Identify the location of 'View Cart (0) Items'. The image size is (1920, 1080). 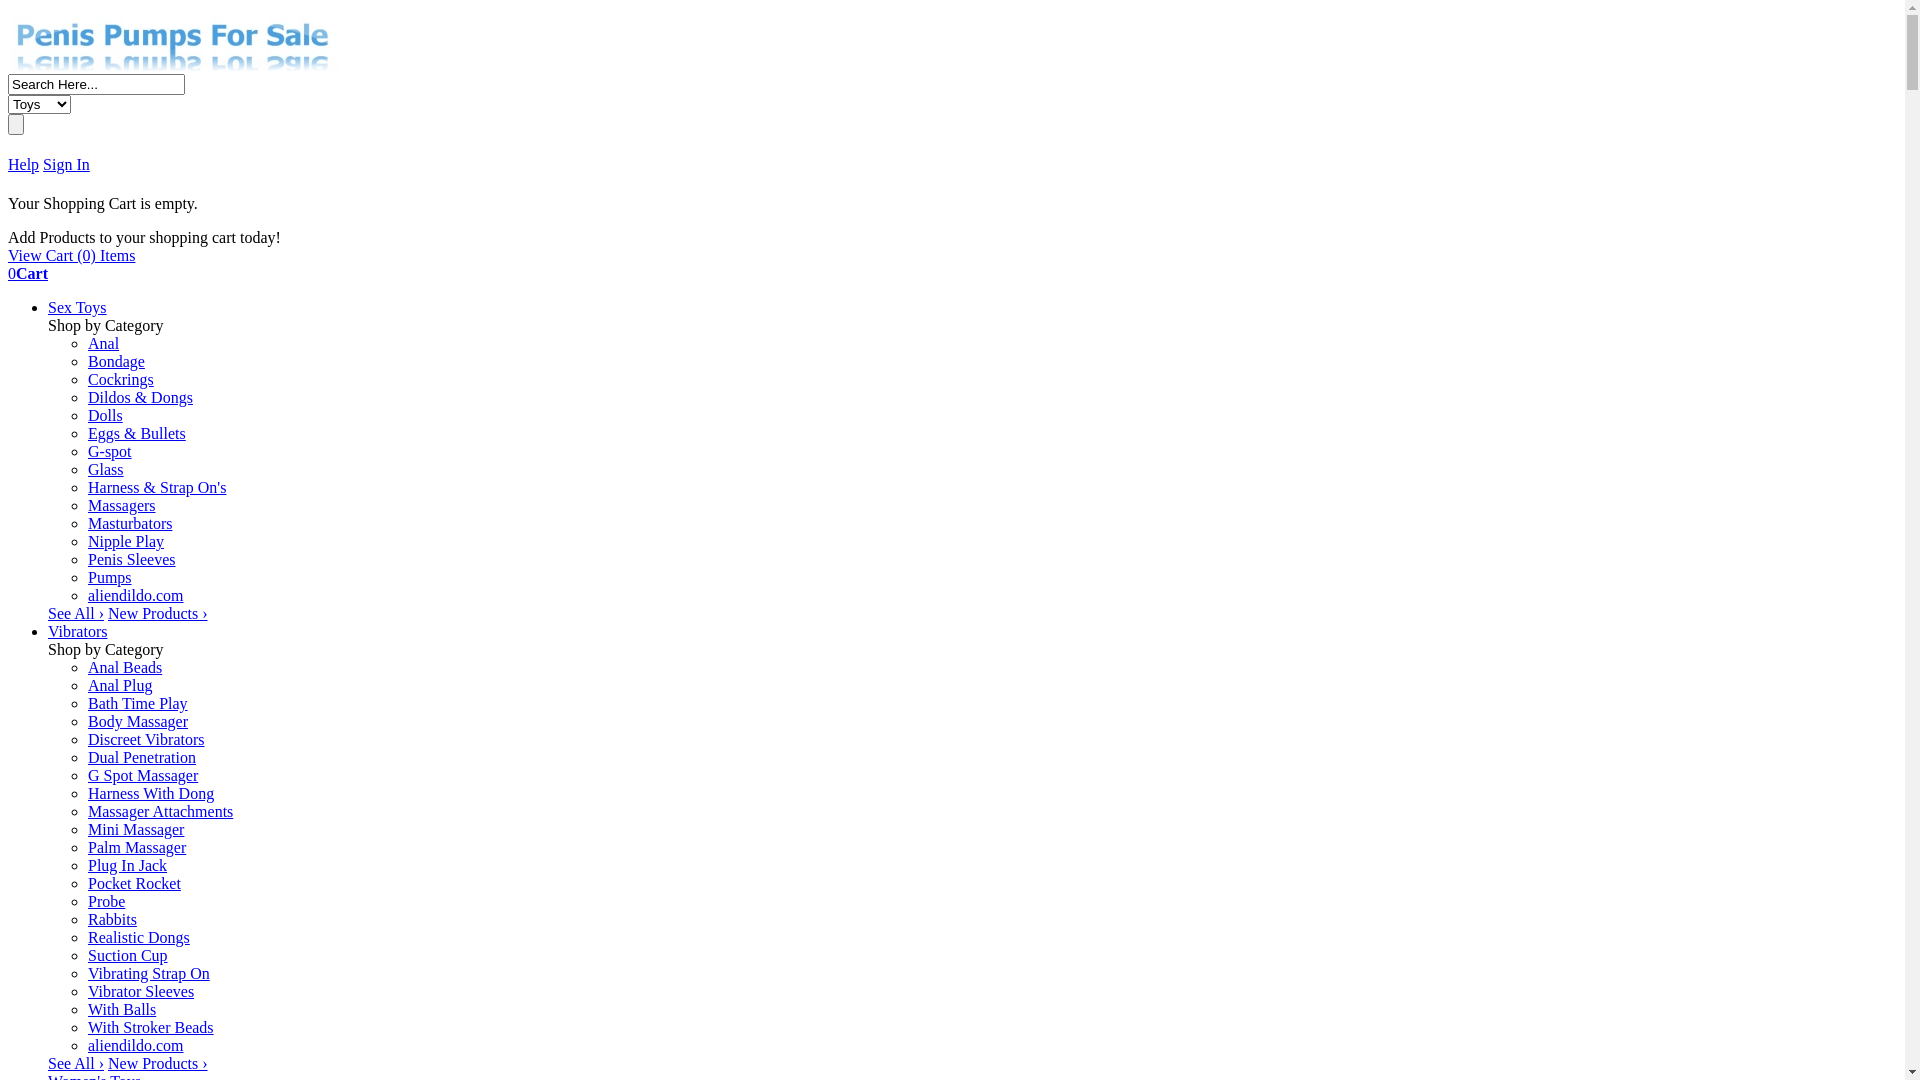
(71, 254).